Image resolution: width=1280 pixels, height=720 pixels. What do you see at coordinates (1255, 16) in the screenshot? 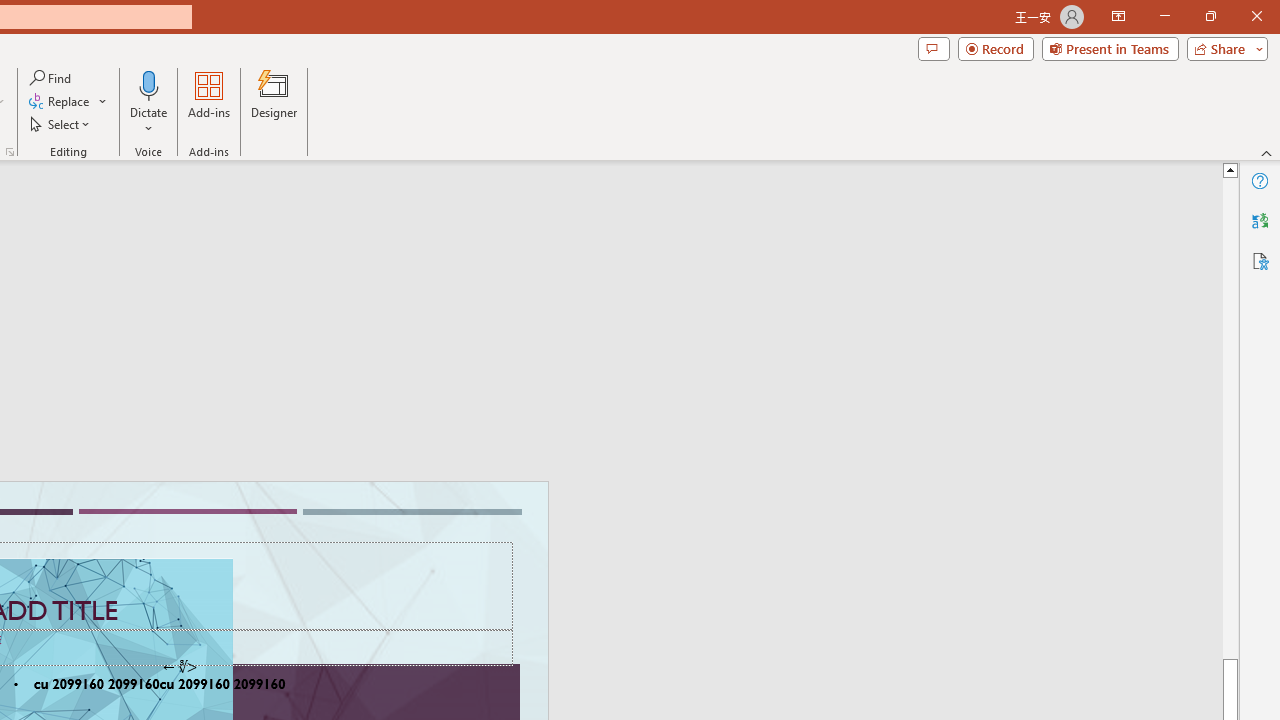
I see `'Close'` at bounding box center [1255, 16].